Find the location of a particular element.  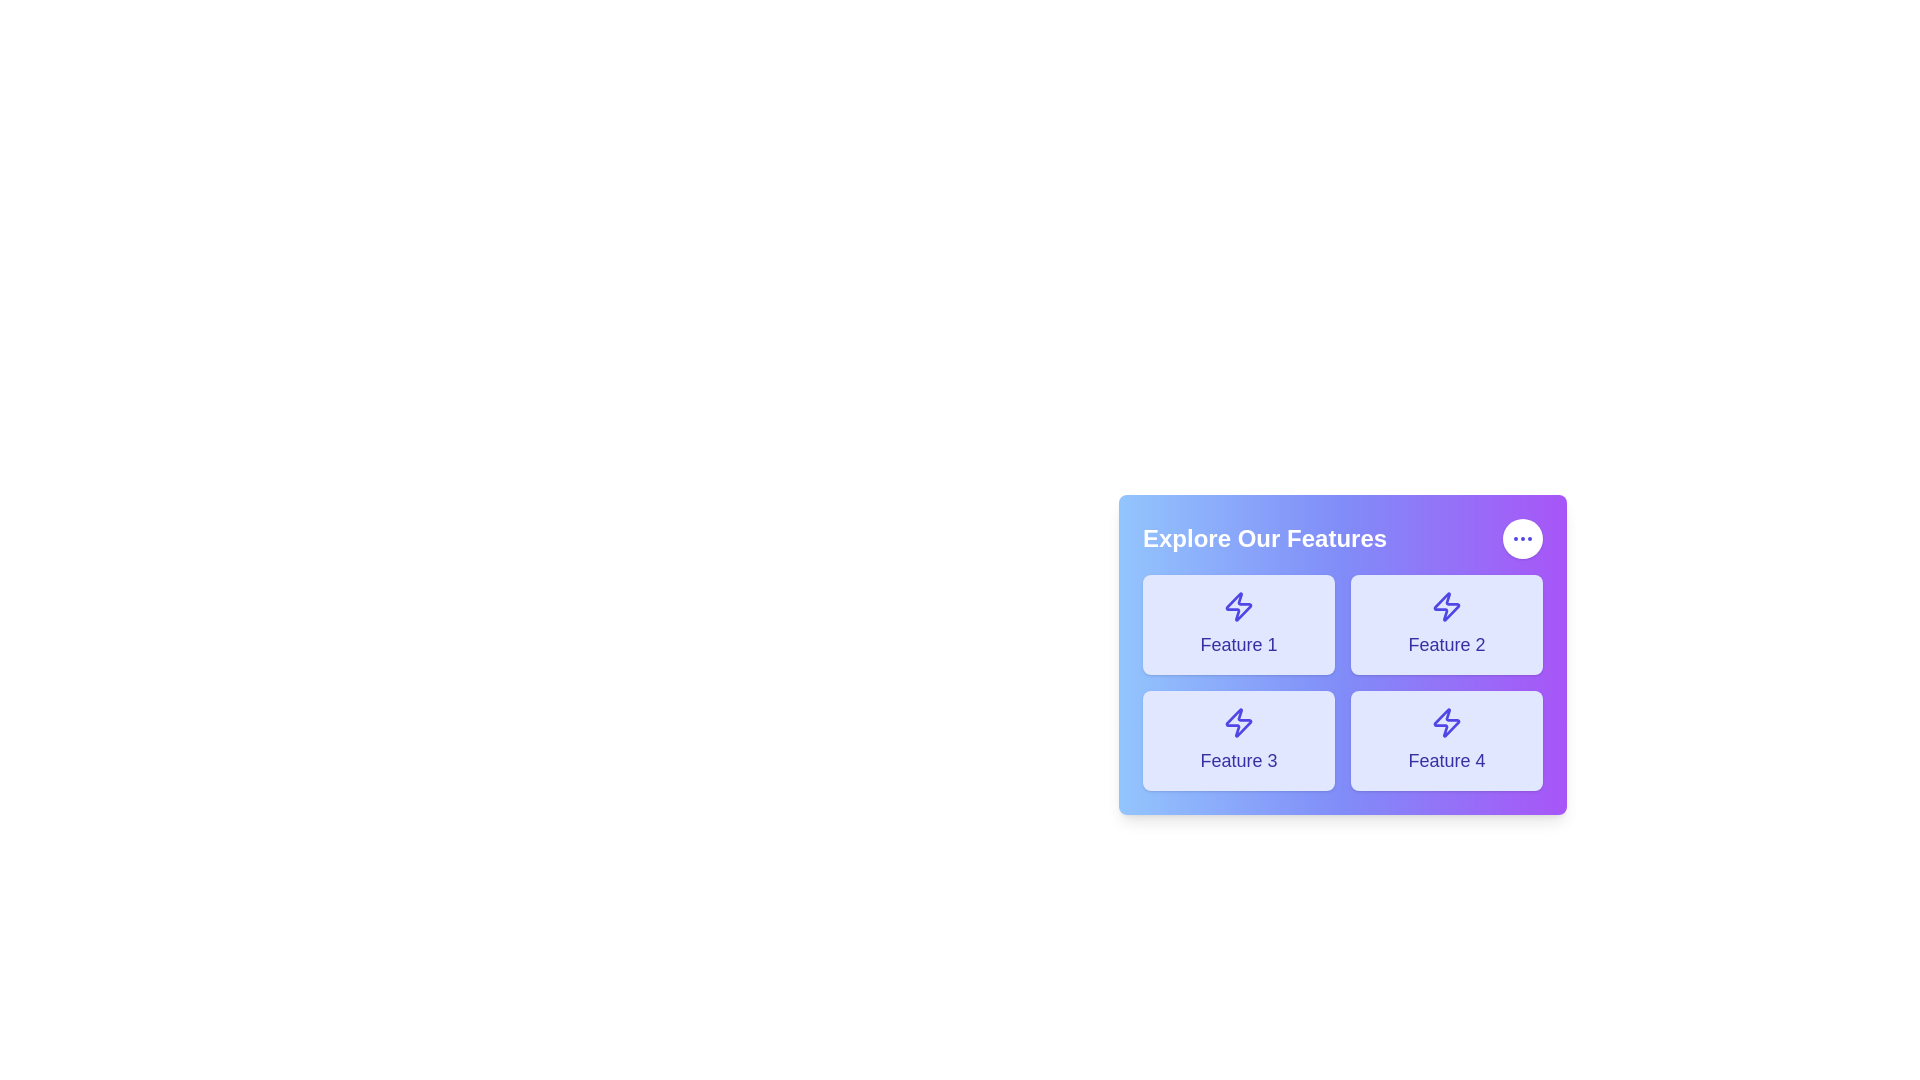

the button located in the top-right corner next to the title 'Explore Our Features' to observe any hover effects is located at coordinates (1521, 538).